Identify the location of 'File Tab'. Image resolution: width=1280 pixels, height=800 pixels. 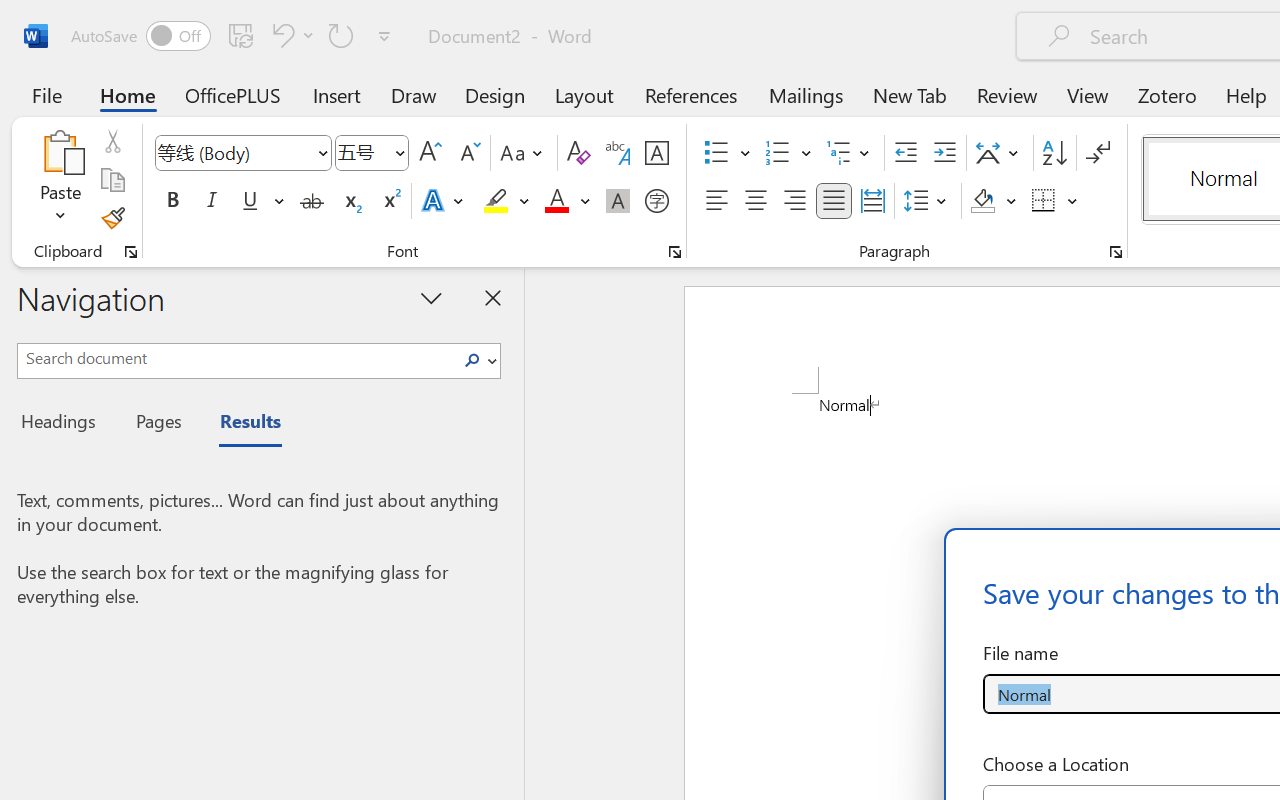
(46, 94).